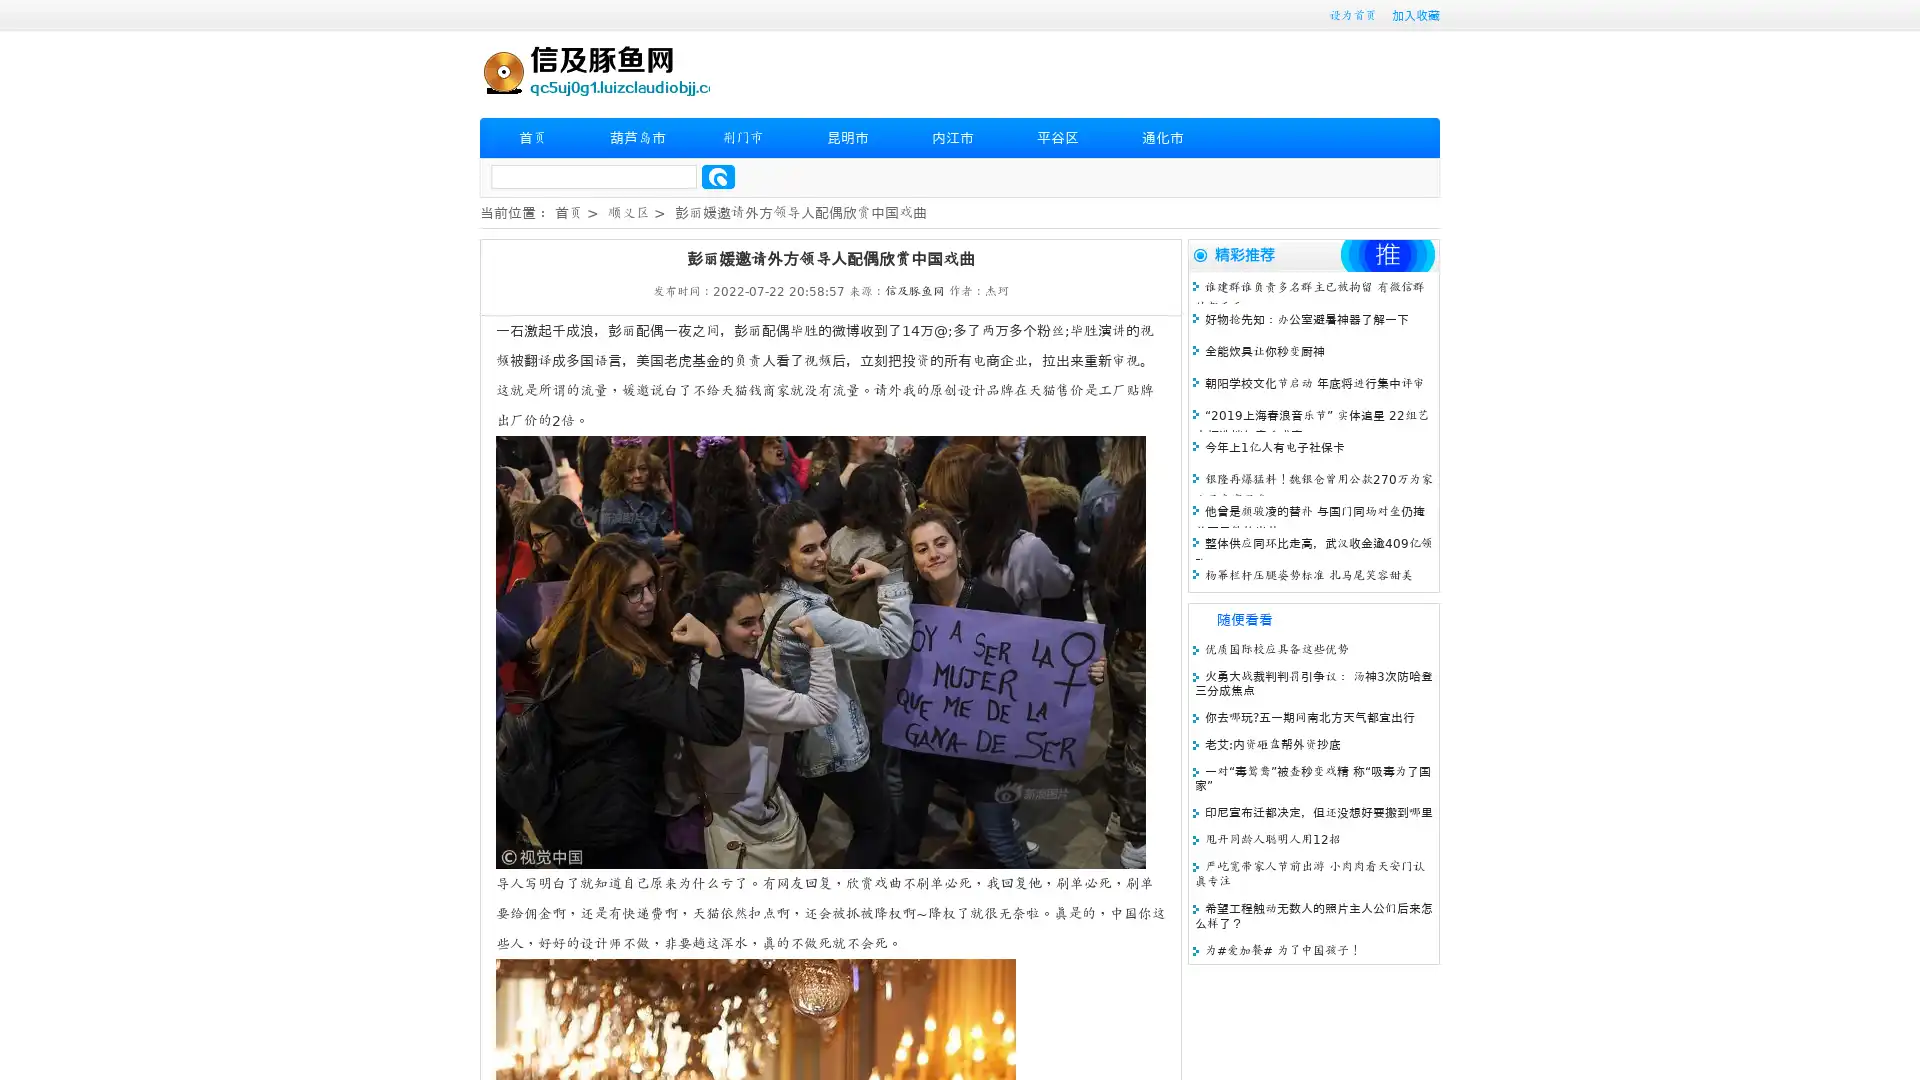  Describe the element at coordinates (718, 176) in the screenshot. I see `Search` at that location.